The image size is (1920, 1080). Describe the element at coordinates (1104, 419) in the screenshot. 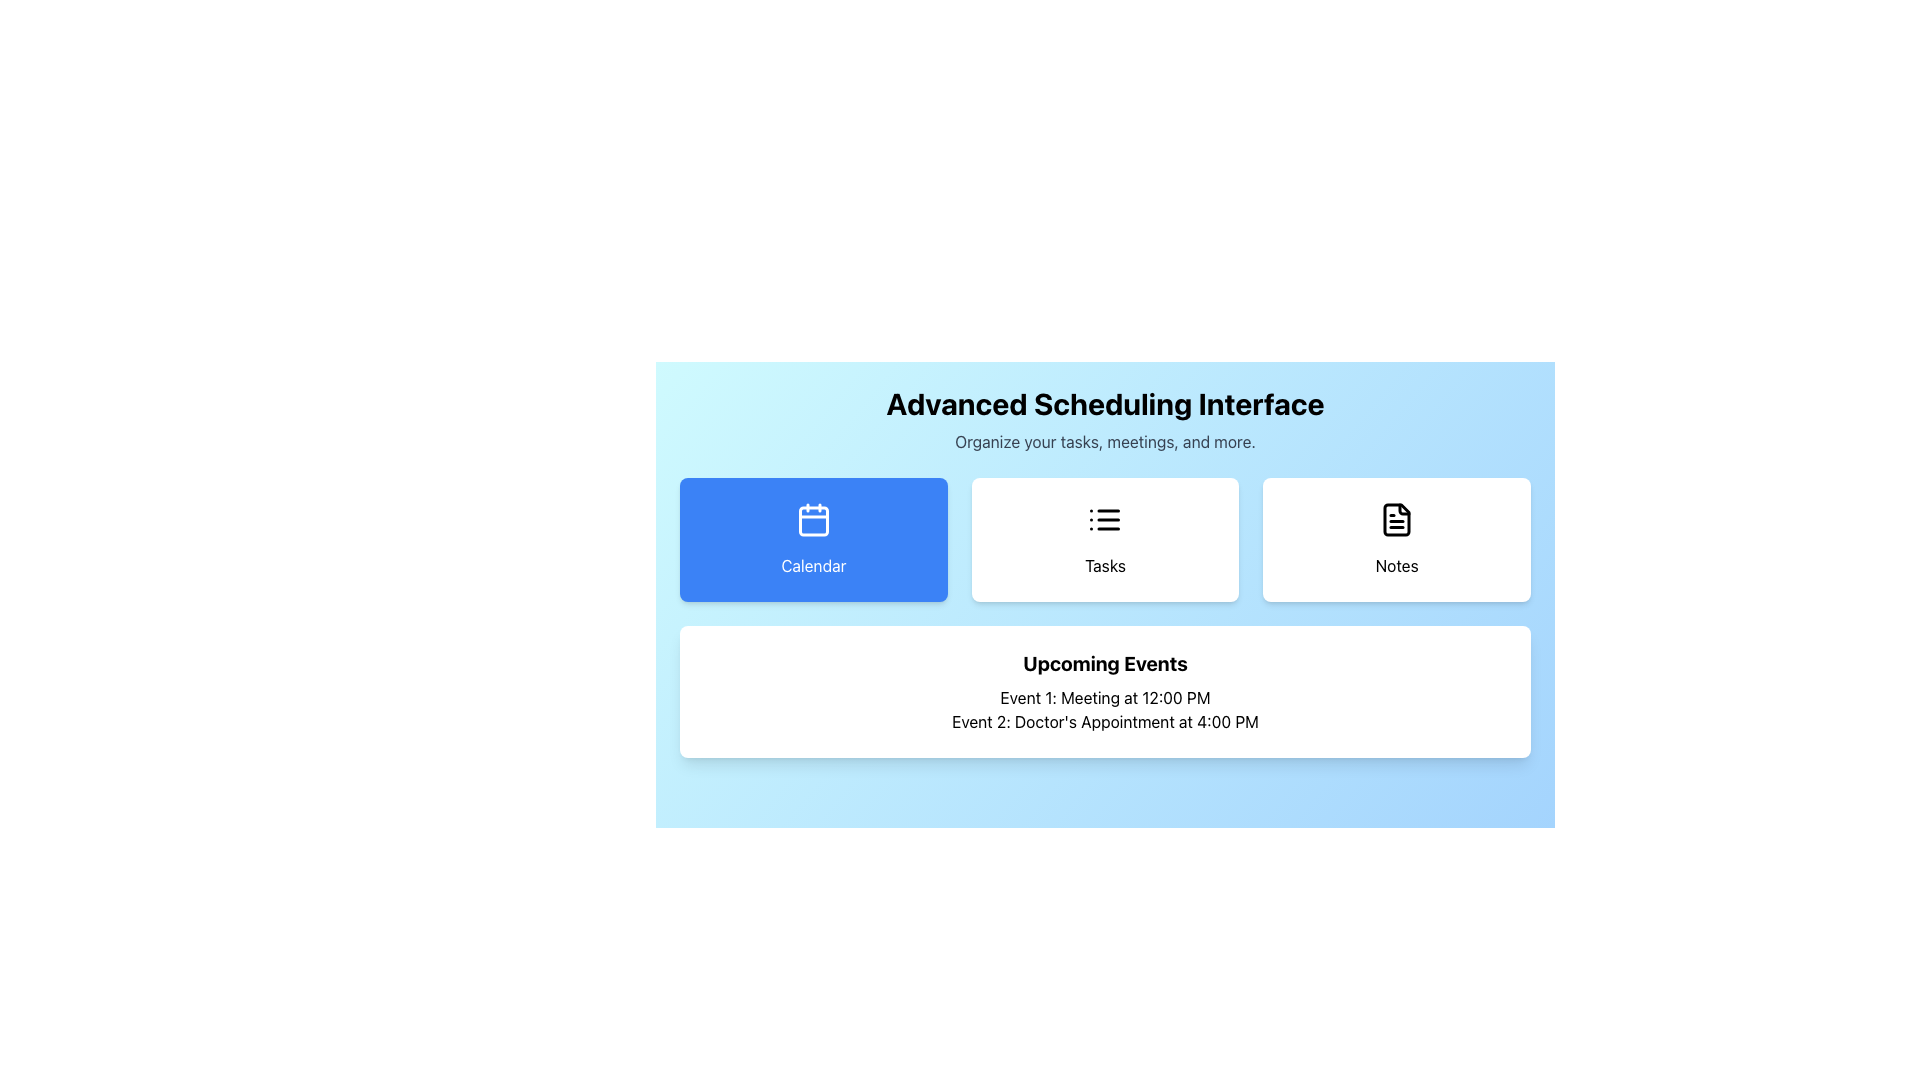

I see `the text block header section that includes the bold title 'Advanced Scheduling Interface' and subtitle 'Organize your tasks, meetings, and more.'` at that location.